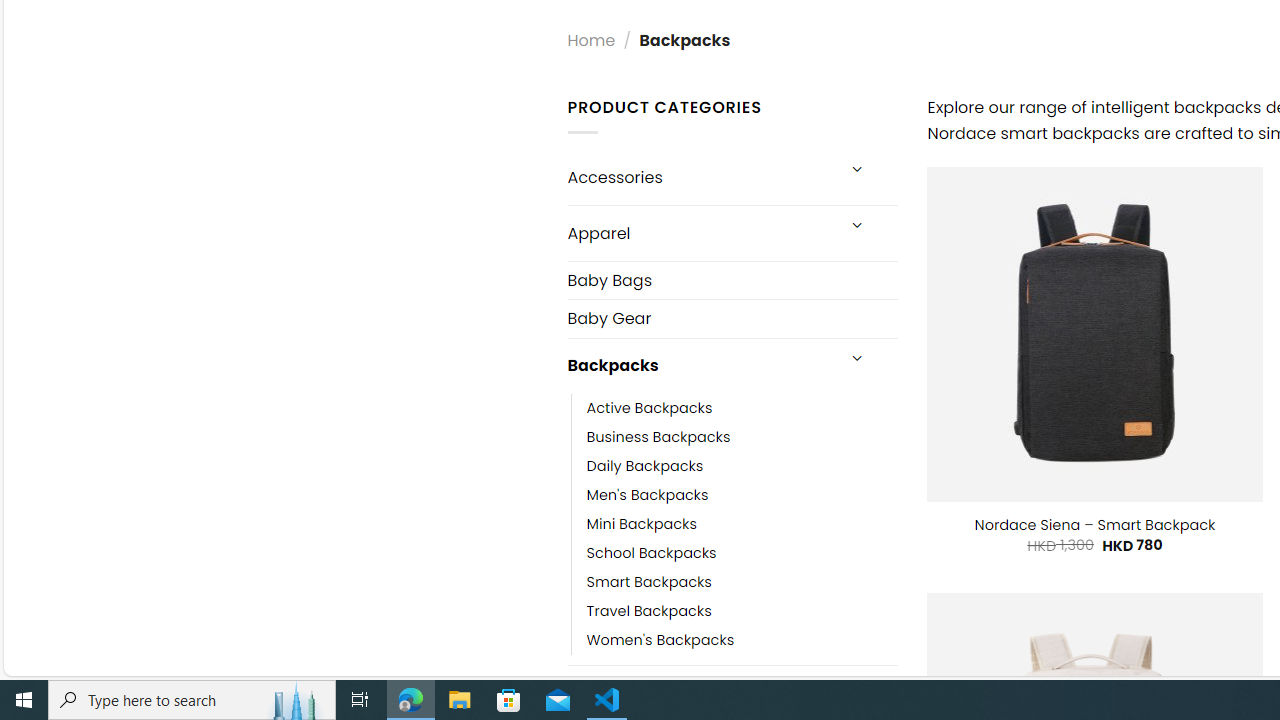 The width and height of the screenshot is (1280, 720). I want to click on 'Women', so click(660, 640).